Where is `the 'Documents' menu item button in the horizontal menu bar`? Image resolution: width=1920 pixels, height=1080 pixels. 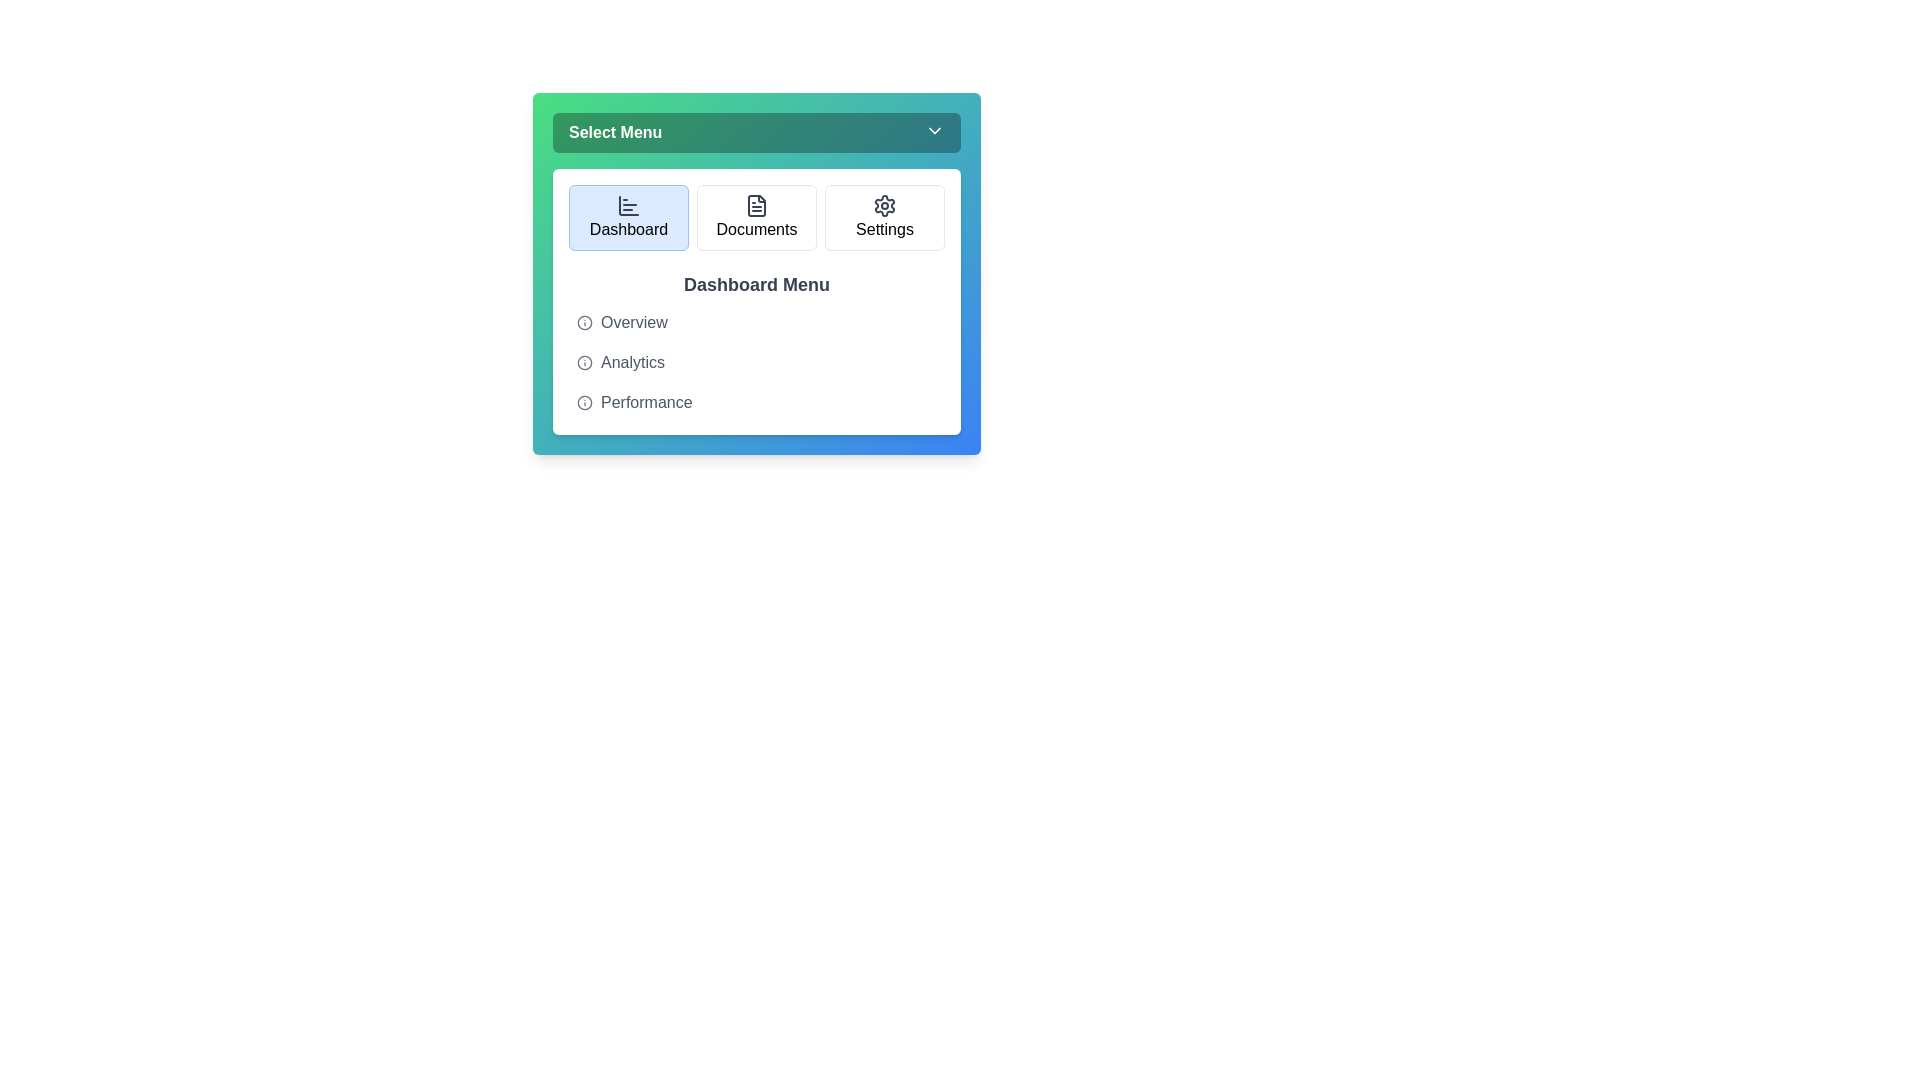
the 'Documents' menu item button in the horizontal menu bar is located at coordinates (756, 218).